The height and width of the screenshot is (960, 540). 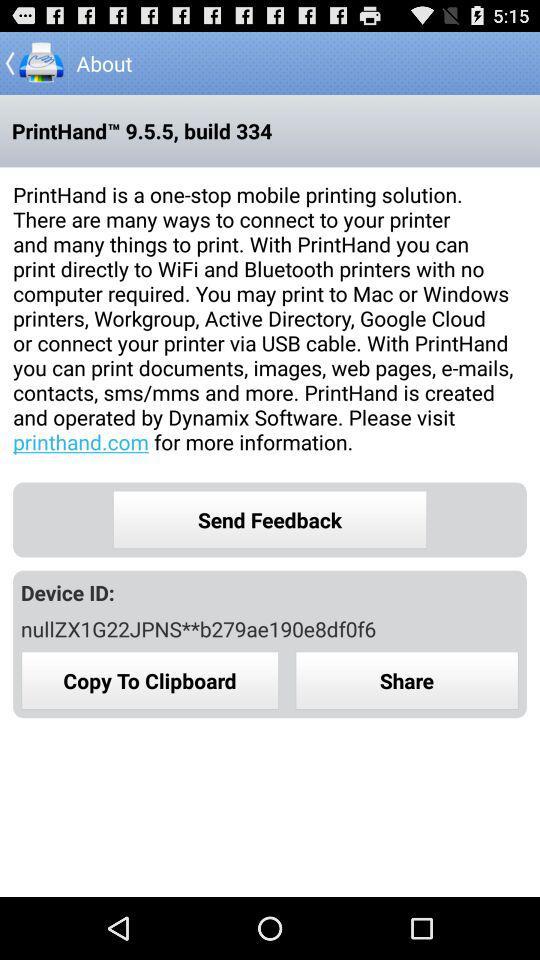 I want to click on icon below nullzx1g22jpns**b279ae190e8df0f6 app, so click(x=149, y=680).